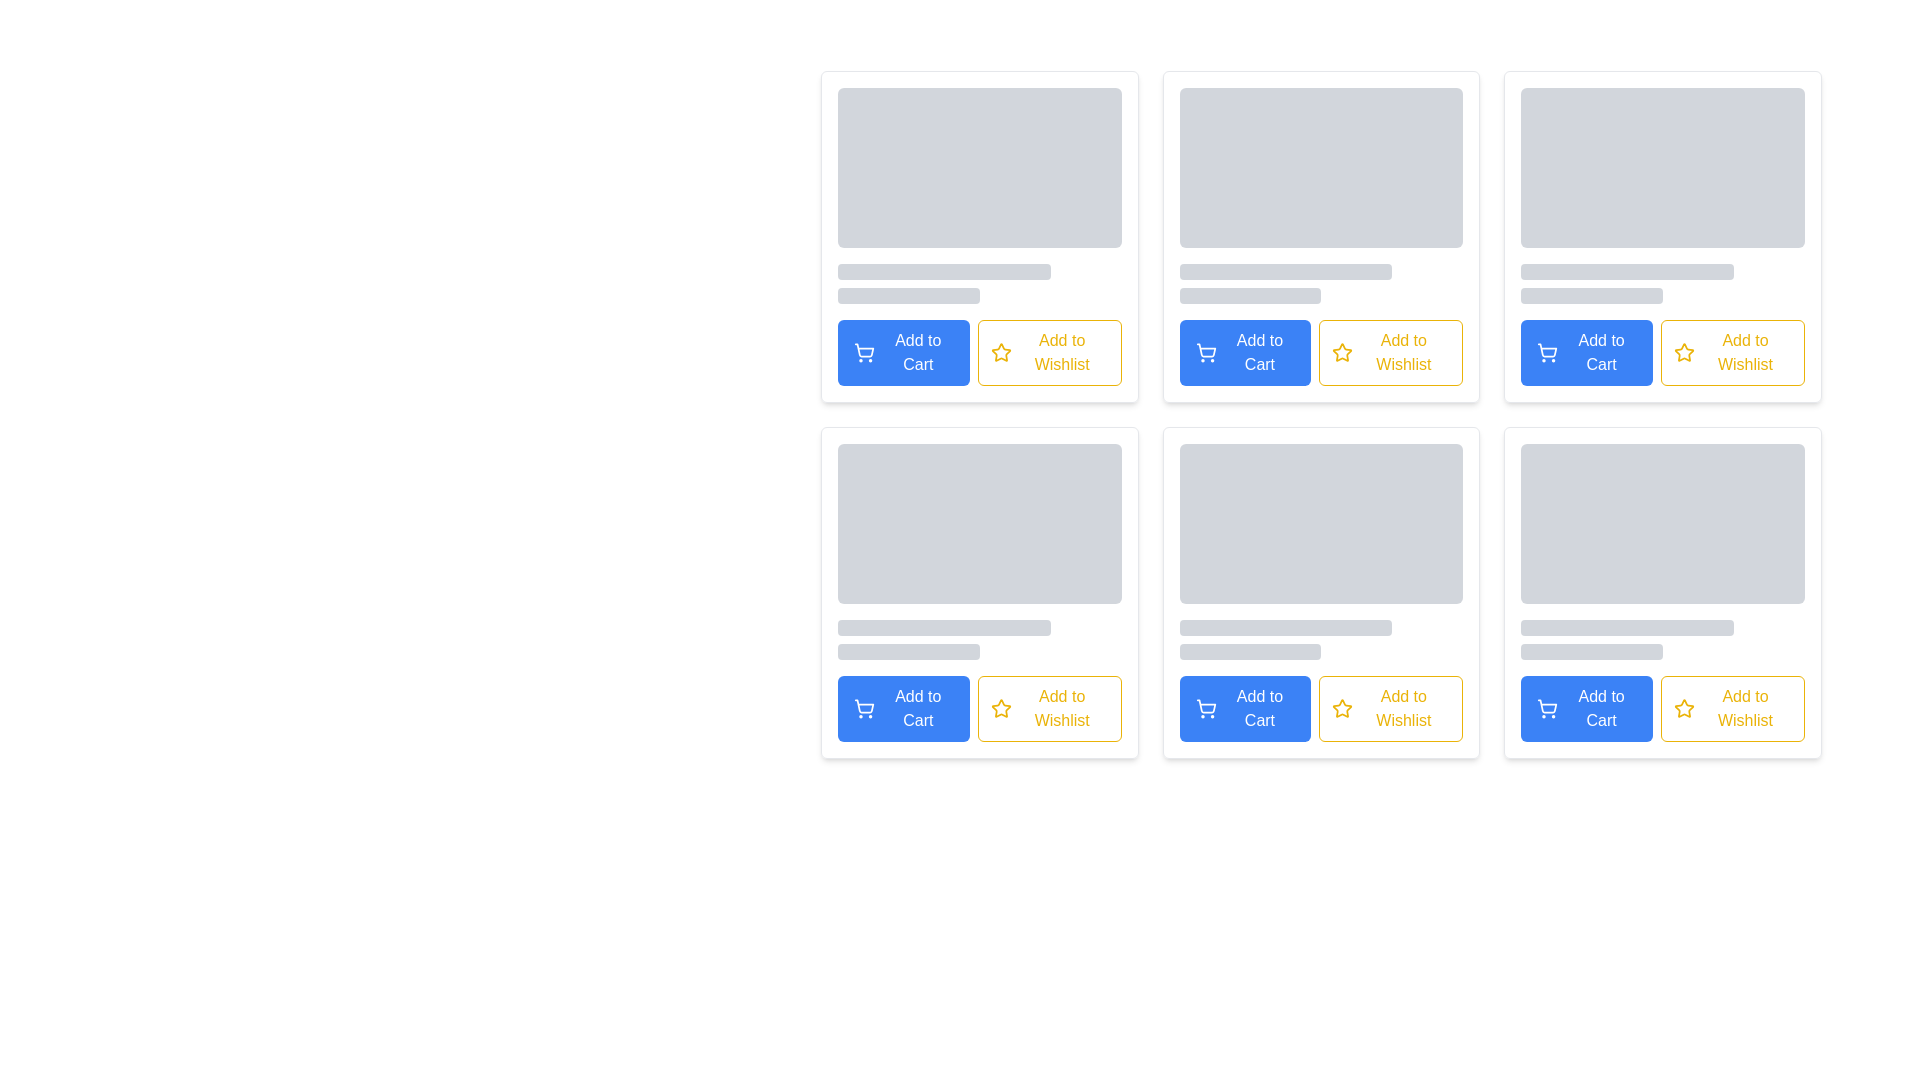 The image size is (1920, 1080). I want to click on the slider position, so click(1249, 651).